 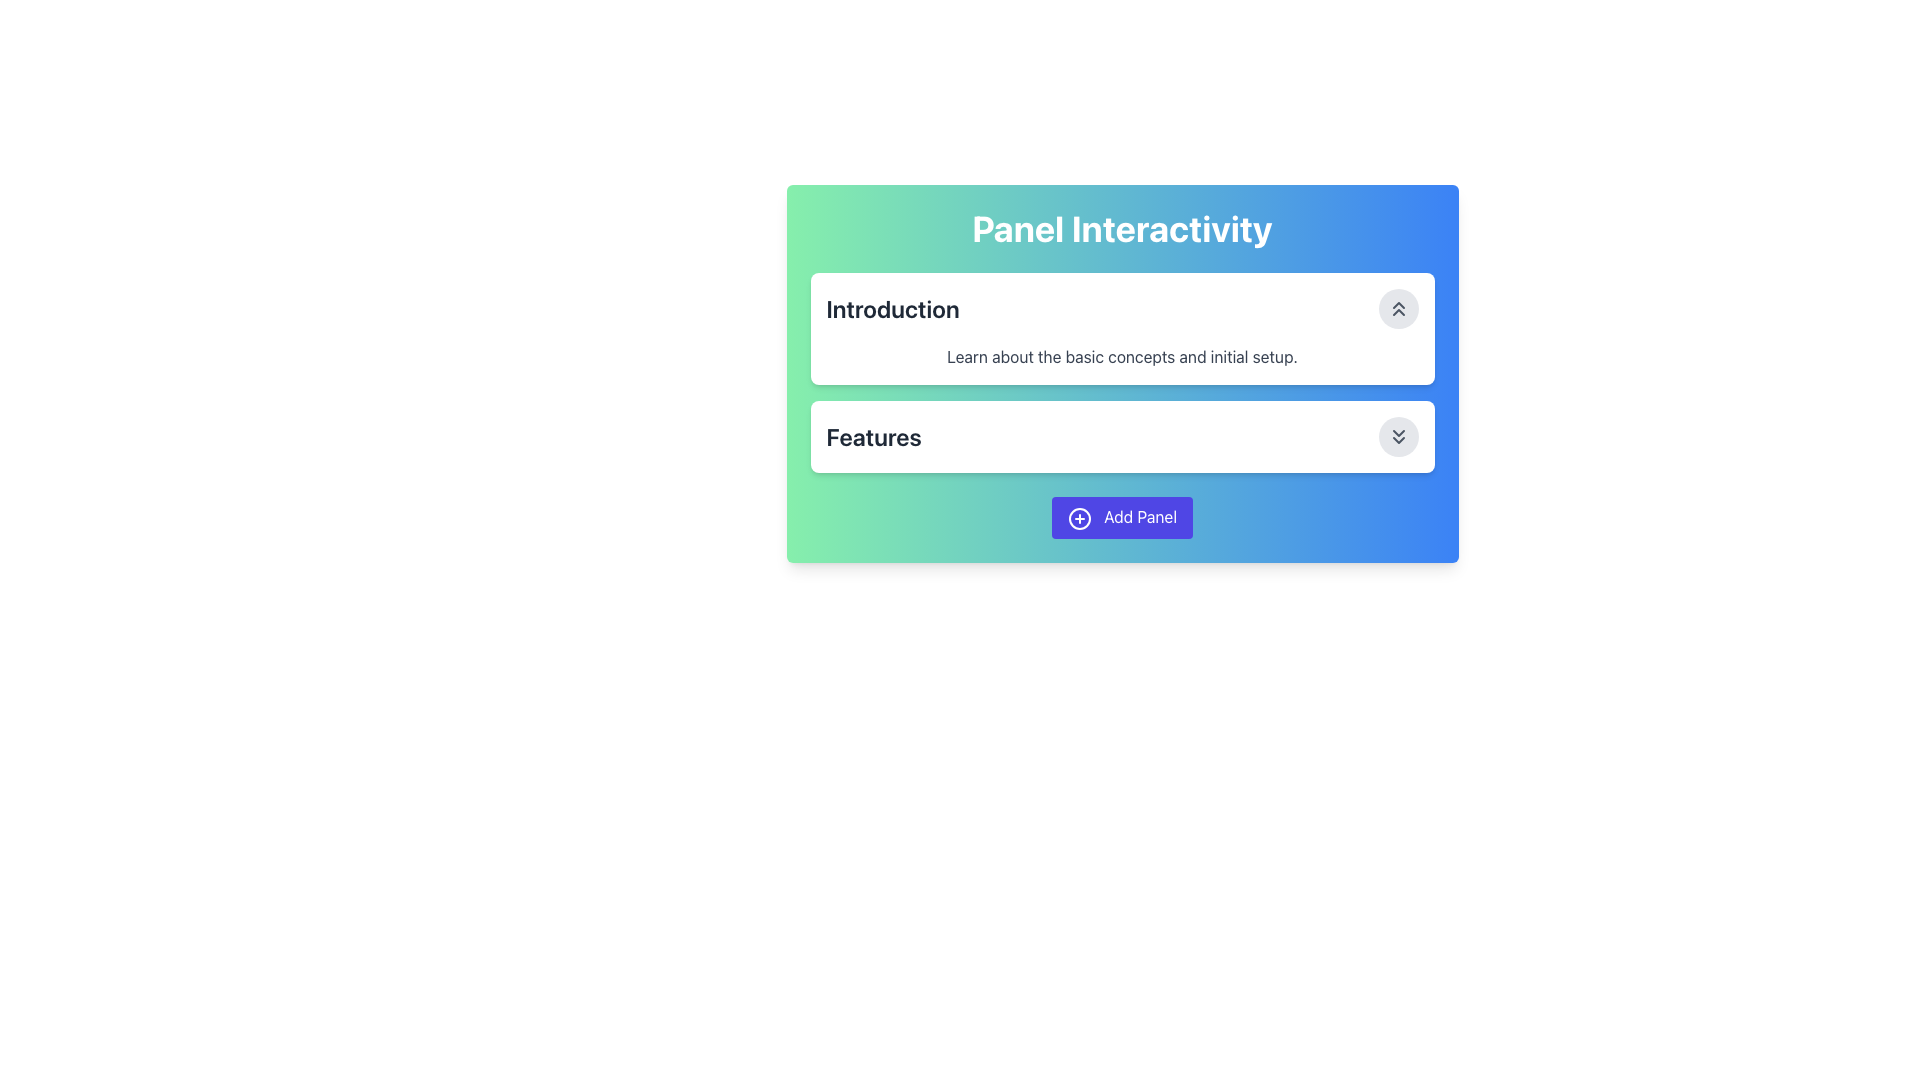 What do you see at coordinates (1397, 435) in the screenshot?
I see `the circular button containing the SVG icon that expands or collapses the feature section, located at the far right of the section's header` at bounding box center [1397, 435].